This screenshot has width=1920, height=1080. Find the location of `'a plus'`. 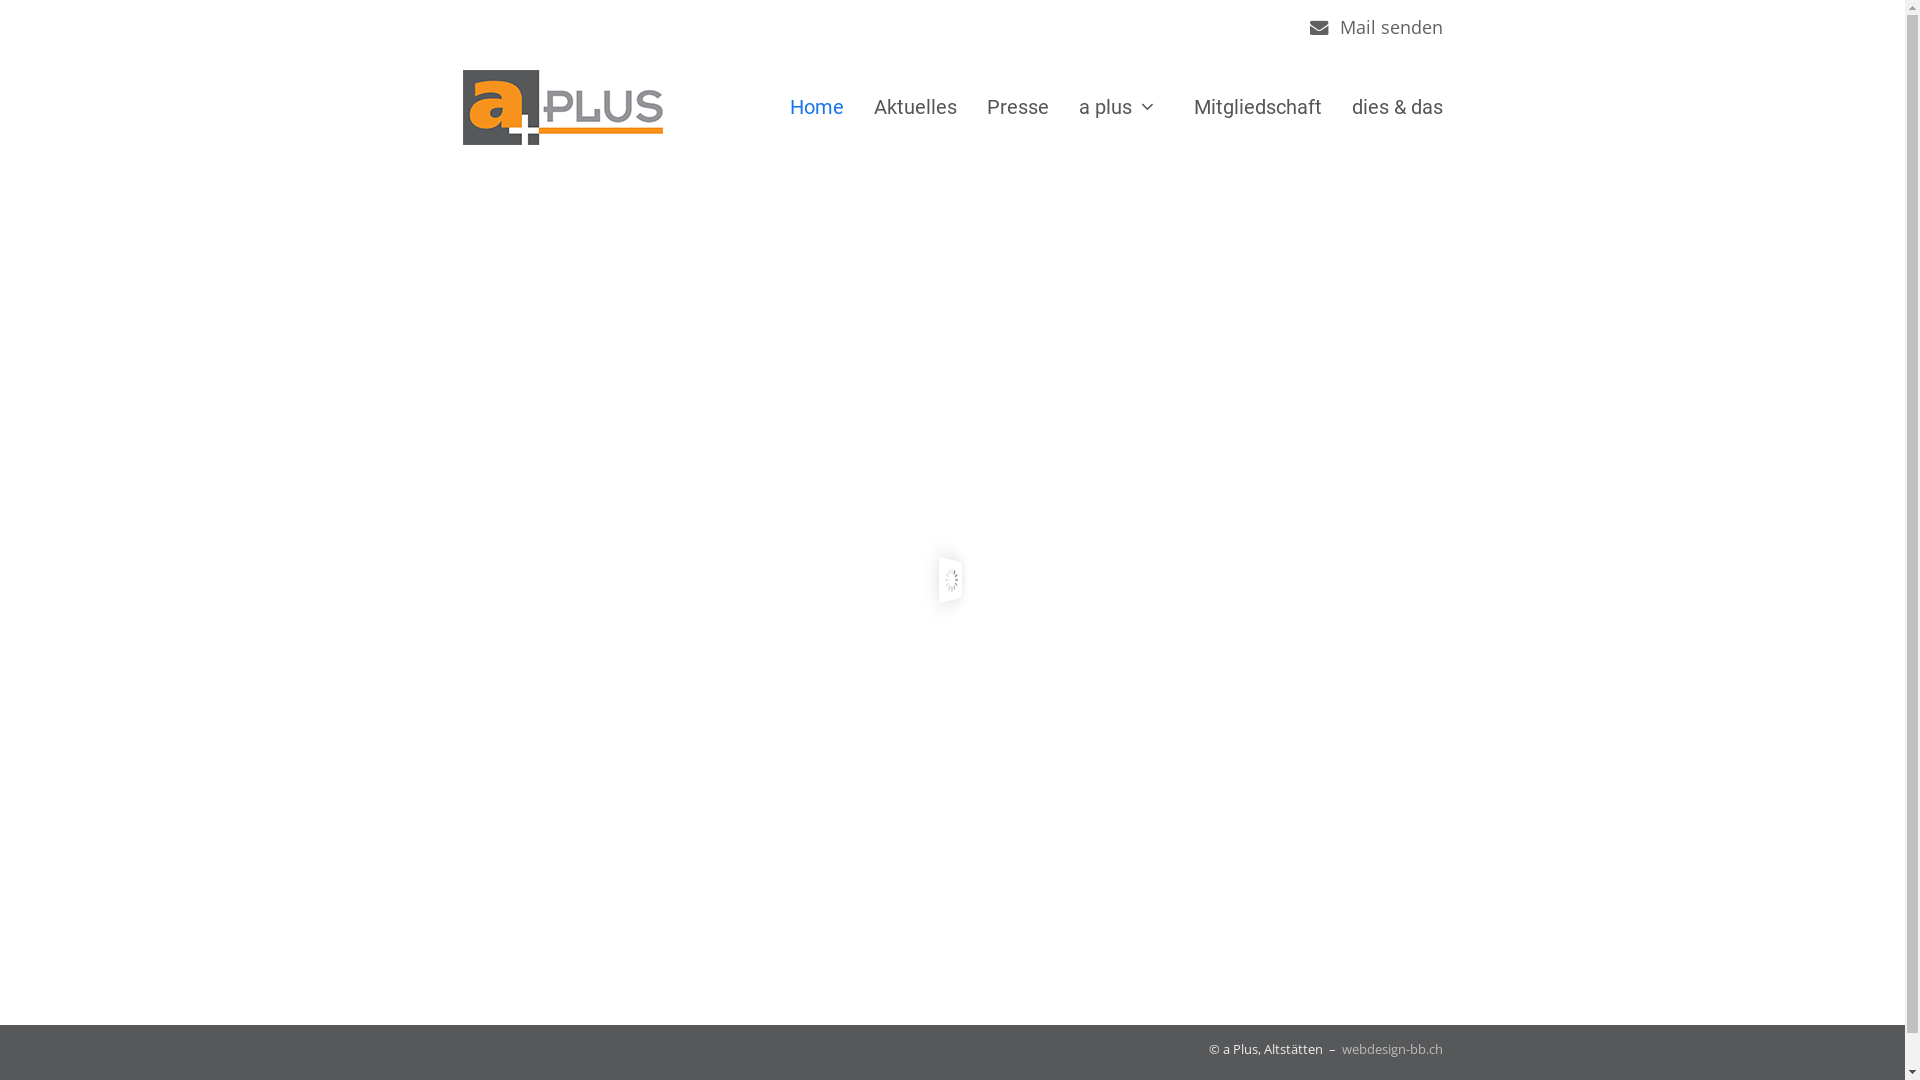

'a plus' is located at coordinates (1121, 107).